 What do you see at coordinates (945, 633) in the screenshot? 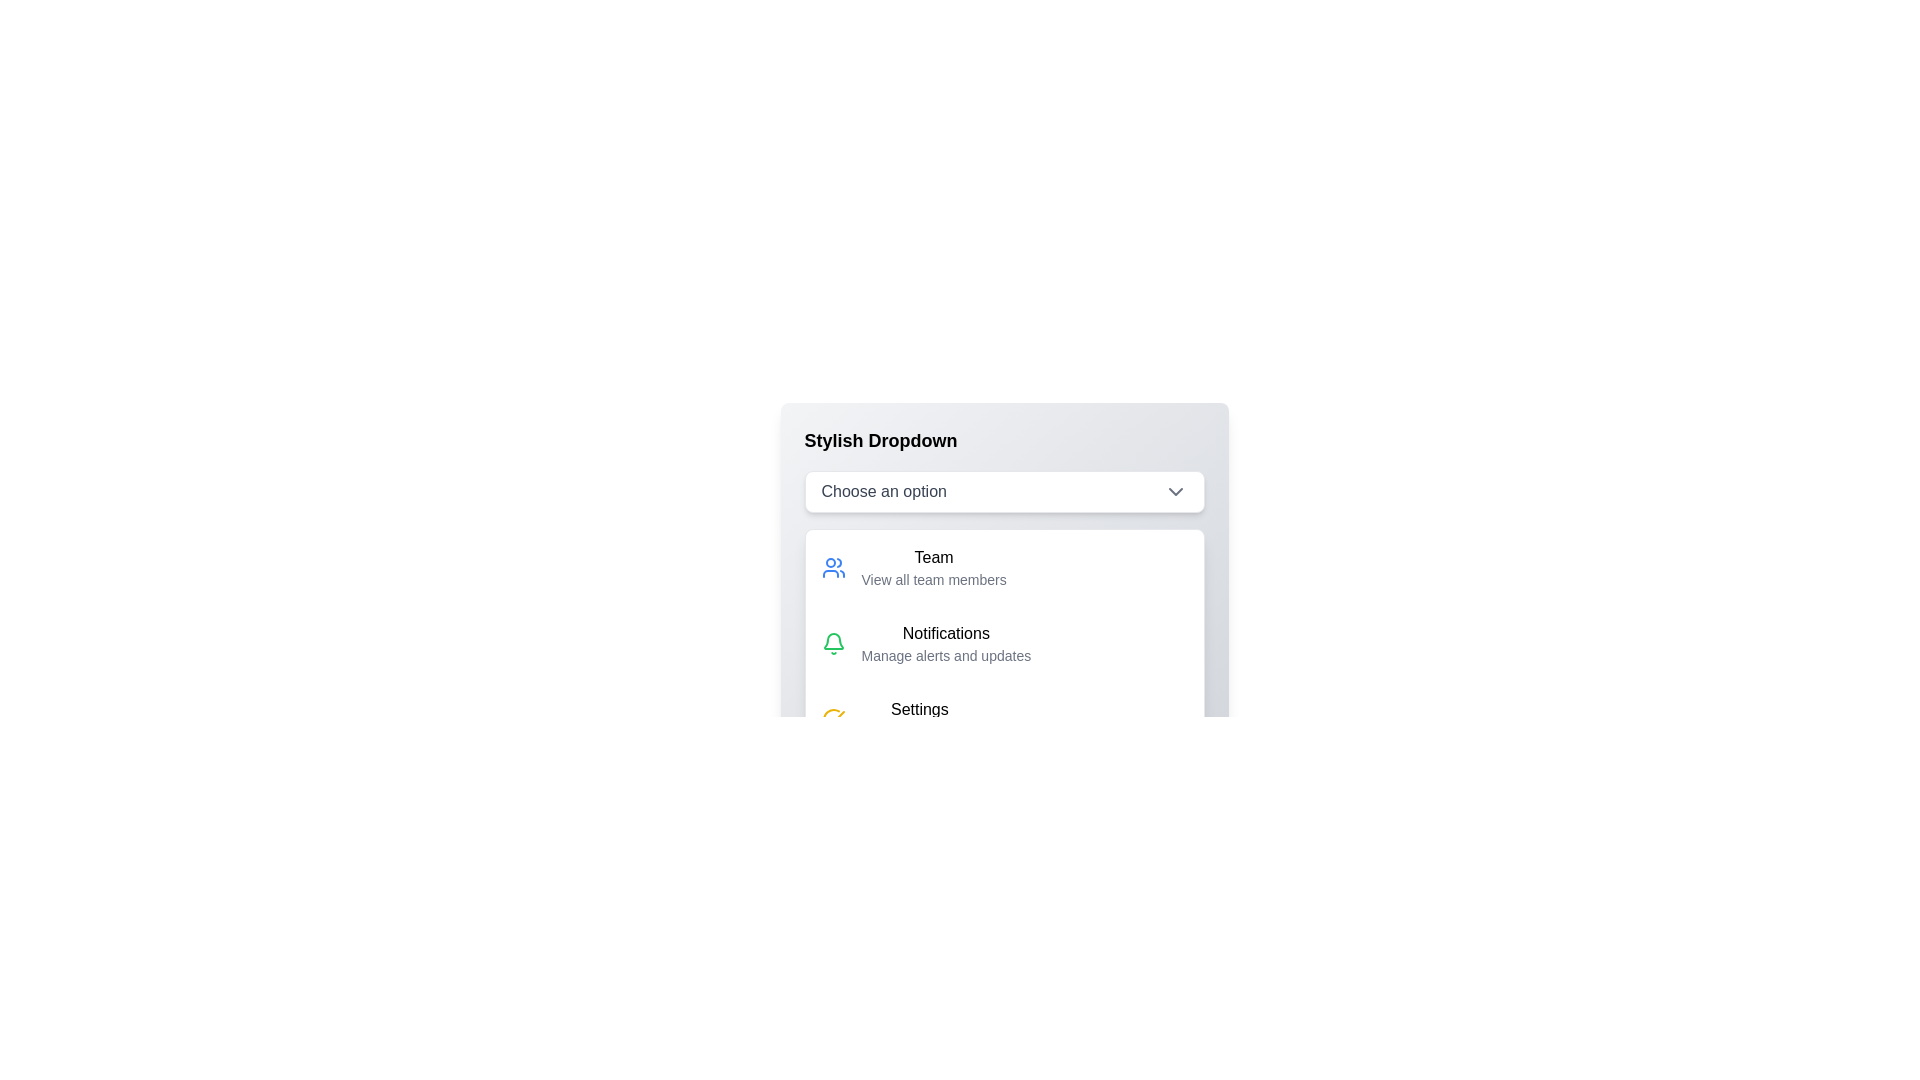
I see `the 'Notifications' label element` at bounding box center [945, 633].